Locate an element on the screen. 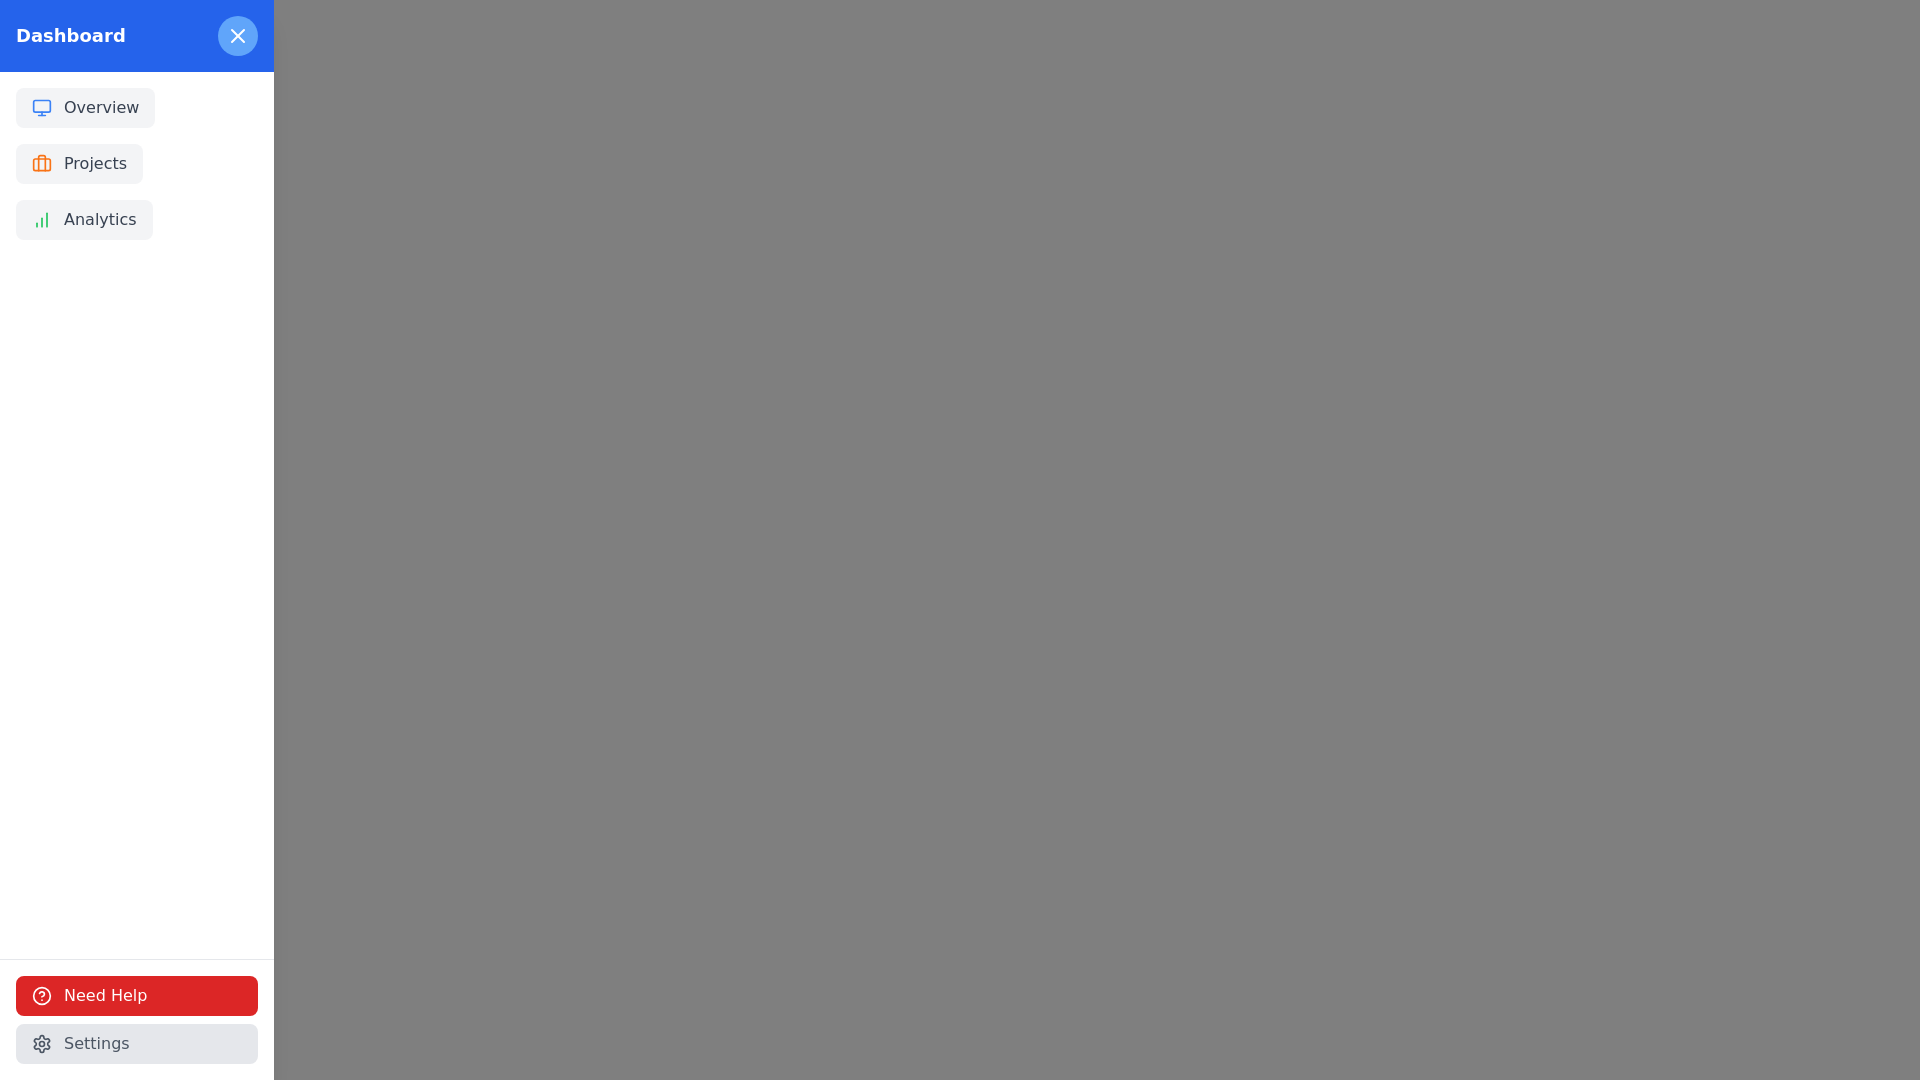  the close button located on the top-right corner of the blue bar labeled 'Dashboard' is located at coordinates (238, 35).